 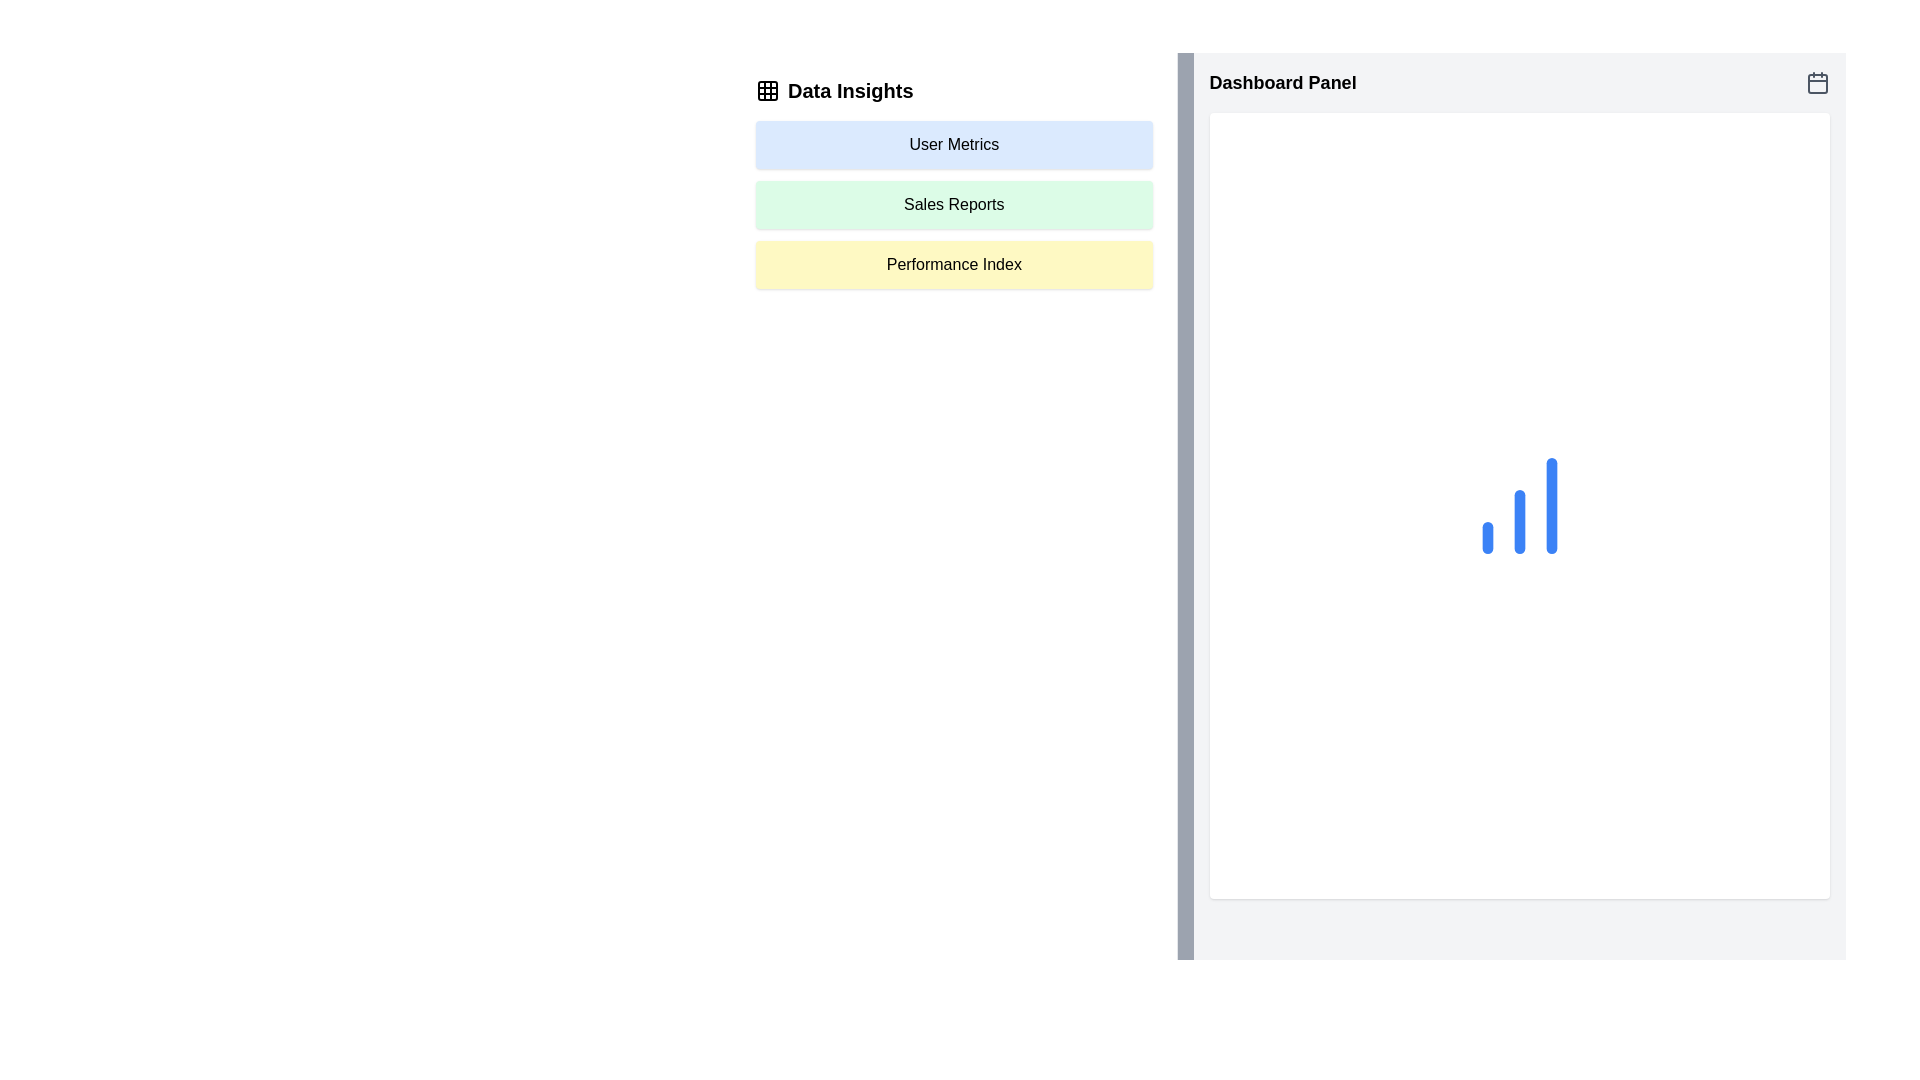 What do you see at coordinates (1818, 83) in the screenshot?
I see `the background shape inside the calendar icon located at the top-right corner of the interface` at bounding box center [1818, 83].